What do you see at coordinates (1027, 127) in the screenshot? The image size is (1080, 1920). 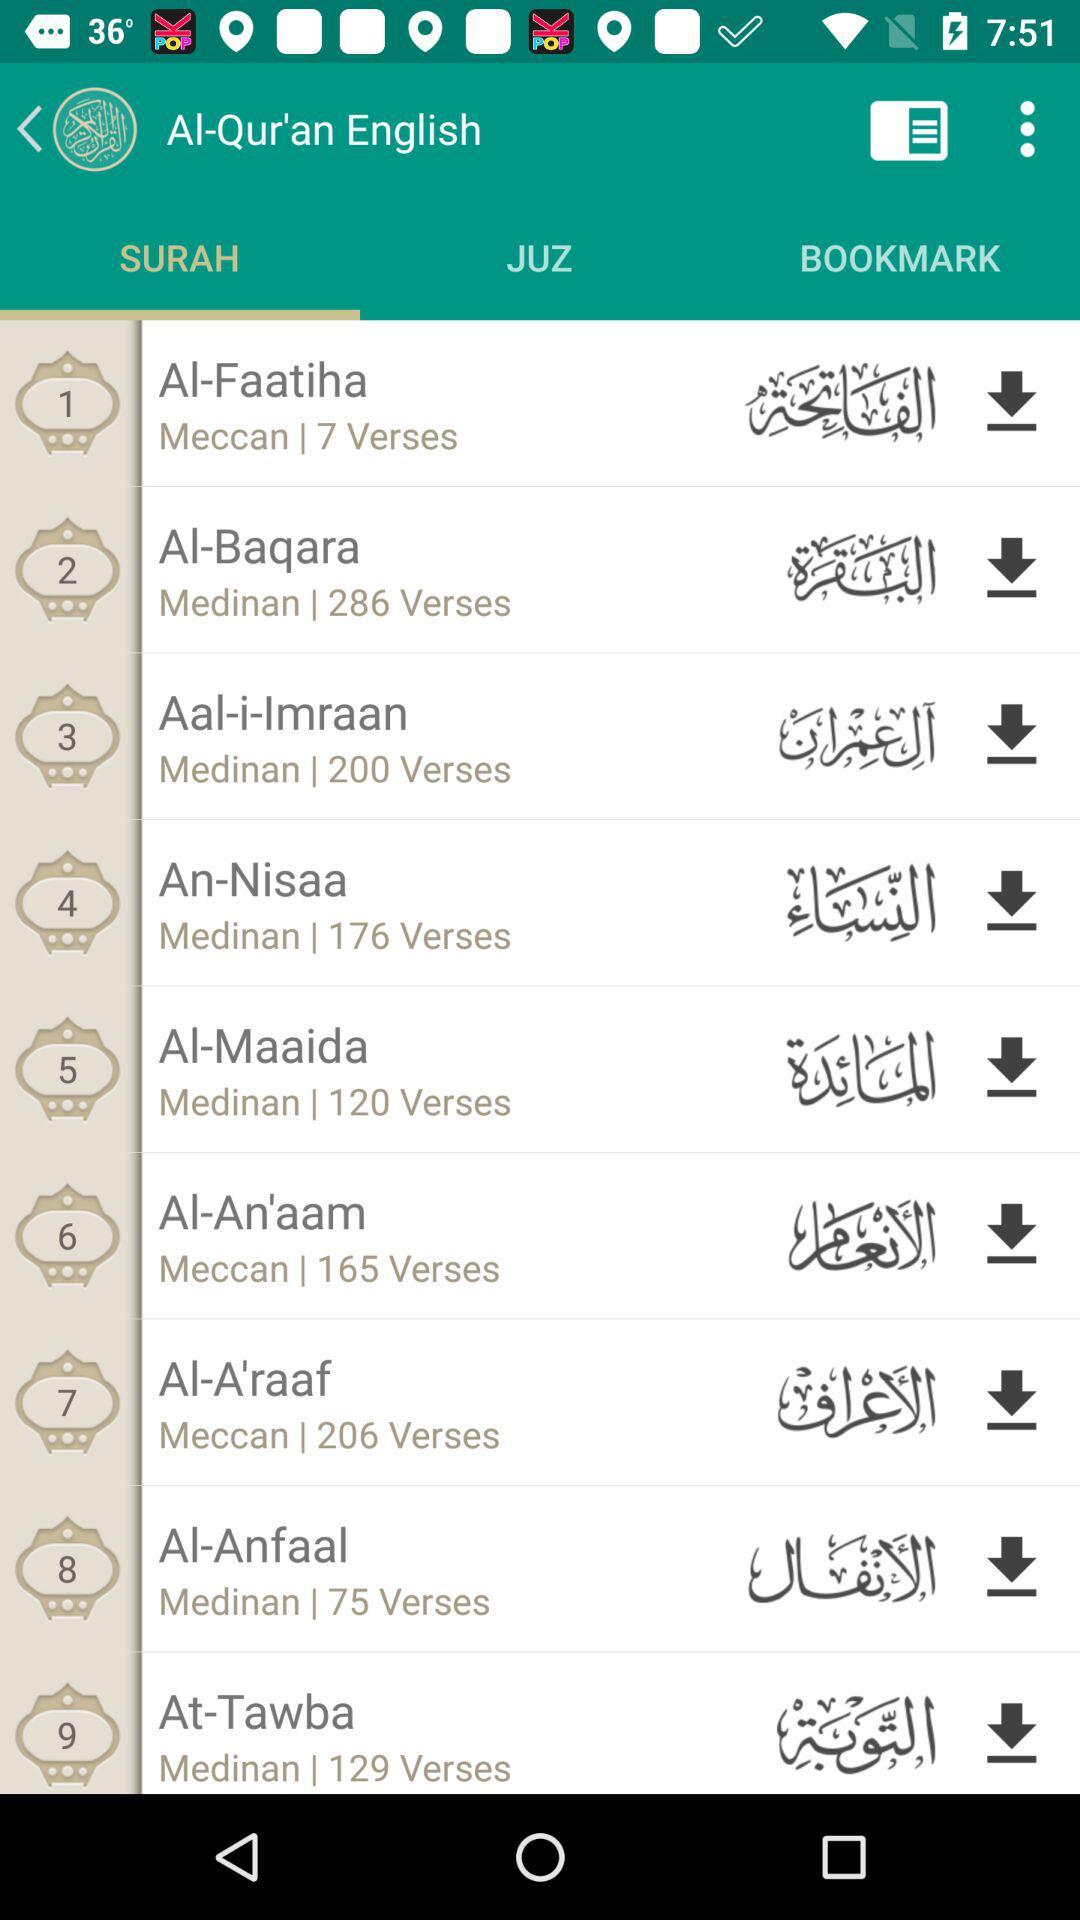 I see `the more icon` at bounding box center [1027, 127].